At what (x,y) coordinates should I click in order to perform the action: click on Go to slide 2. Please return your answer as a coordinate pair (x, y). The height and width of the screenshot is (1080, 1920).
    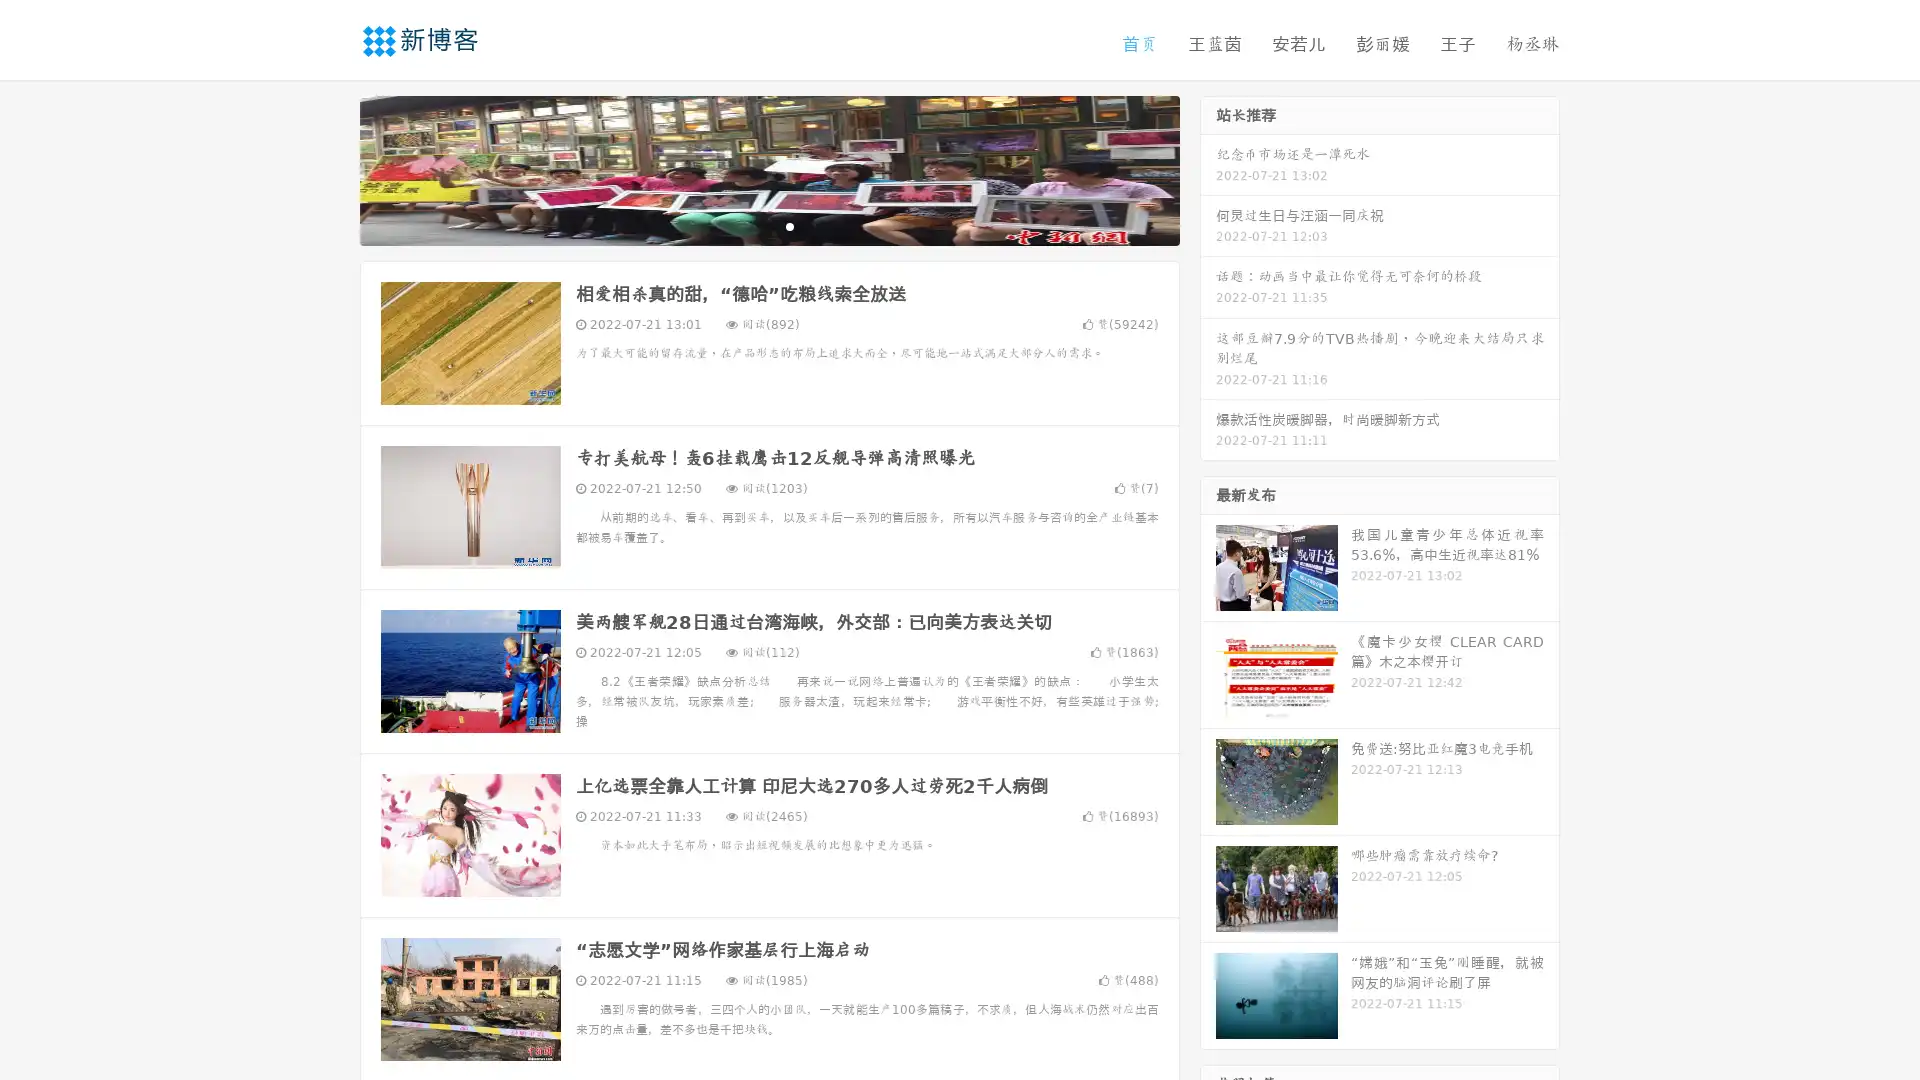
    Looking at the image, I should click on (768, 225).